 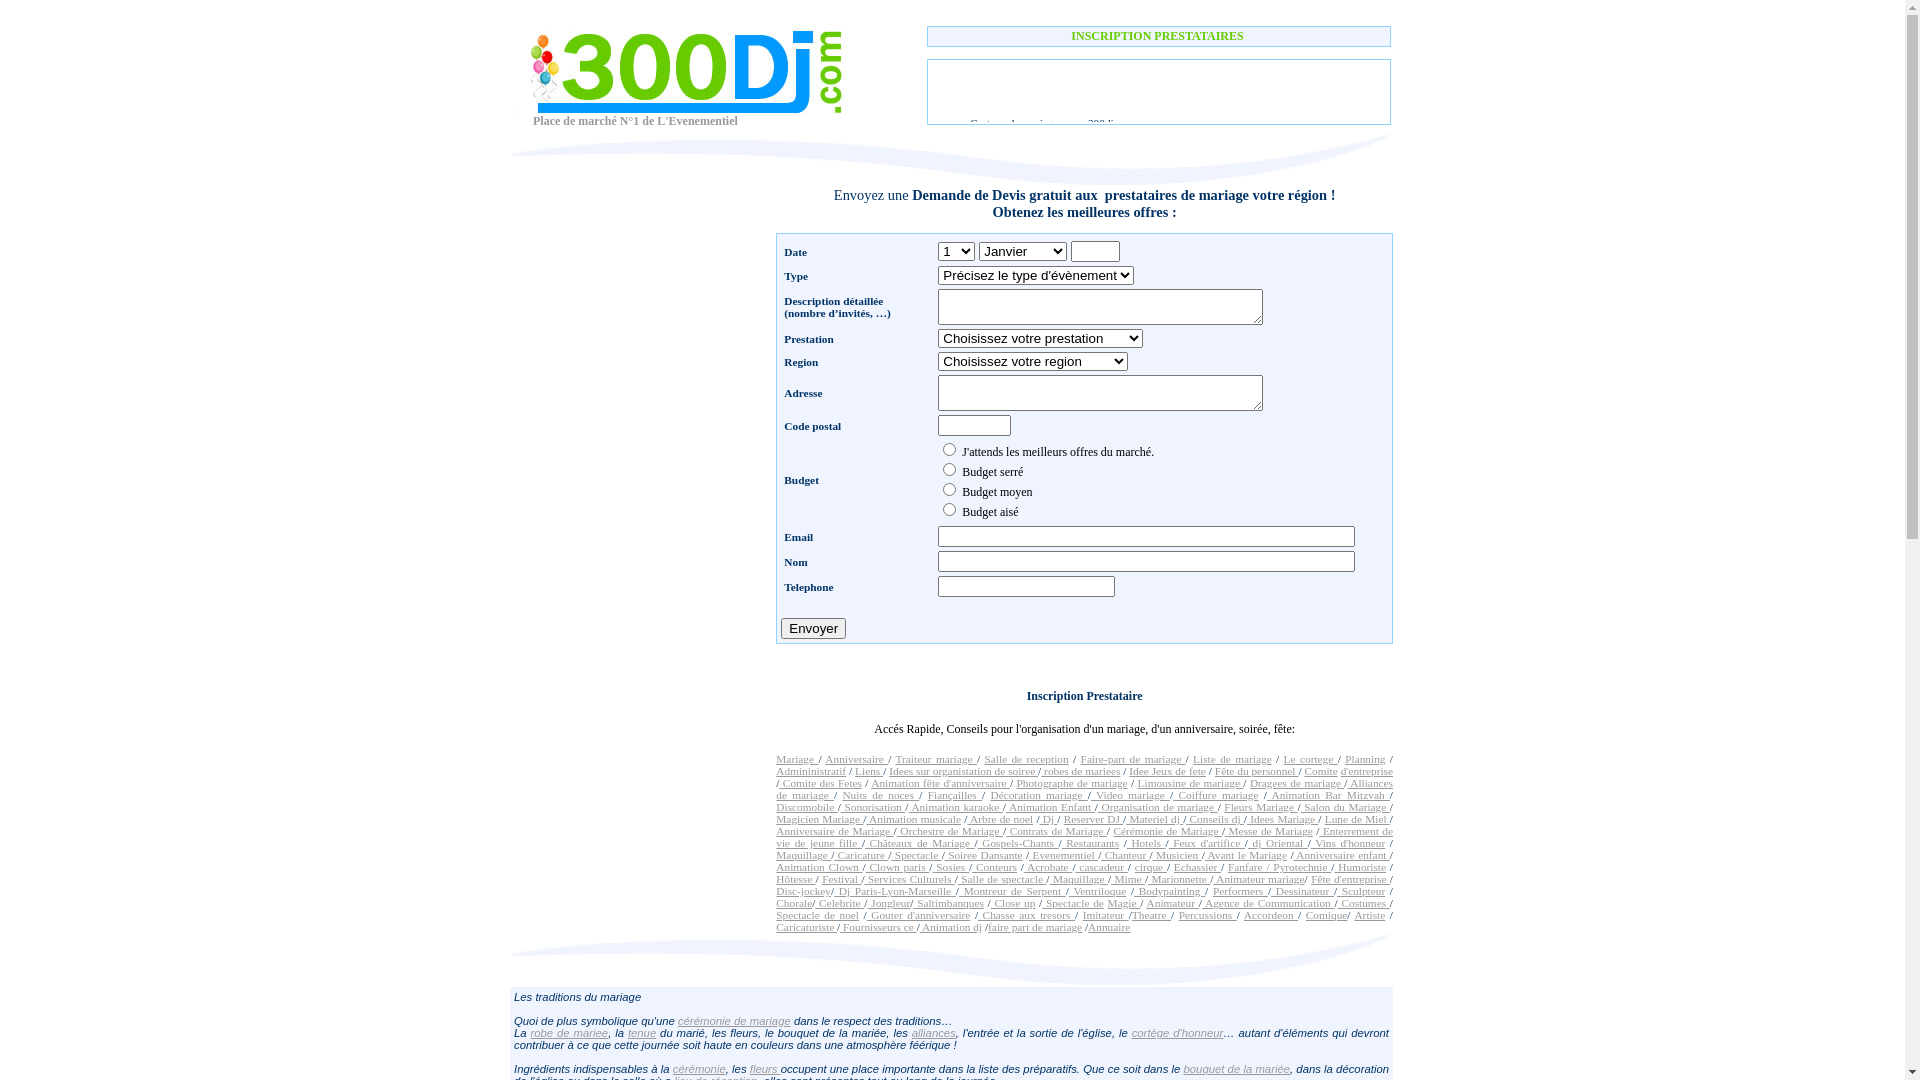 I want to click on 'Idees Mariage', so click(x=1282, y=818).